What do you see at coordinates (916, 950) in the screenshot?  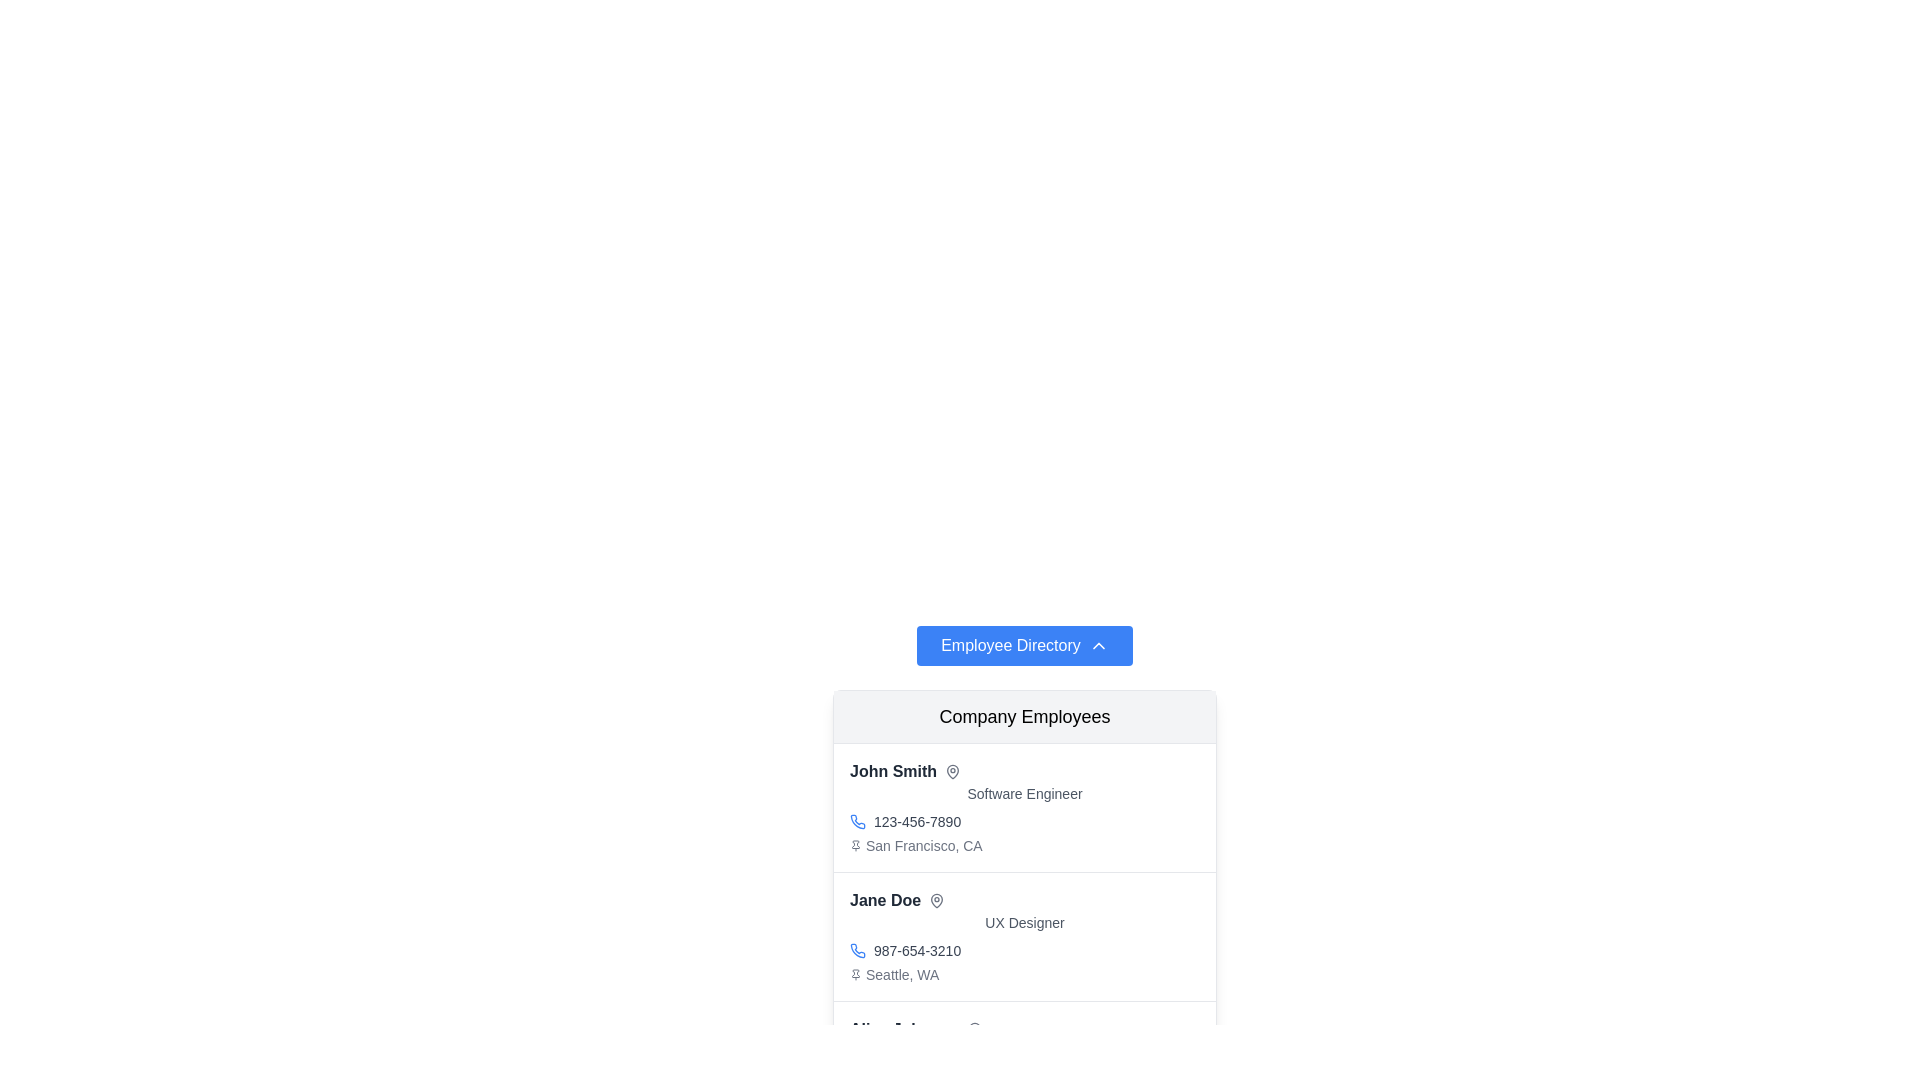 I see `the phone number text display element, which is styled in gray and presented in a standard phone number format, located under the 'Jane Doe' entry in the employee directory` at bounding box center [916, 950].